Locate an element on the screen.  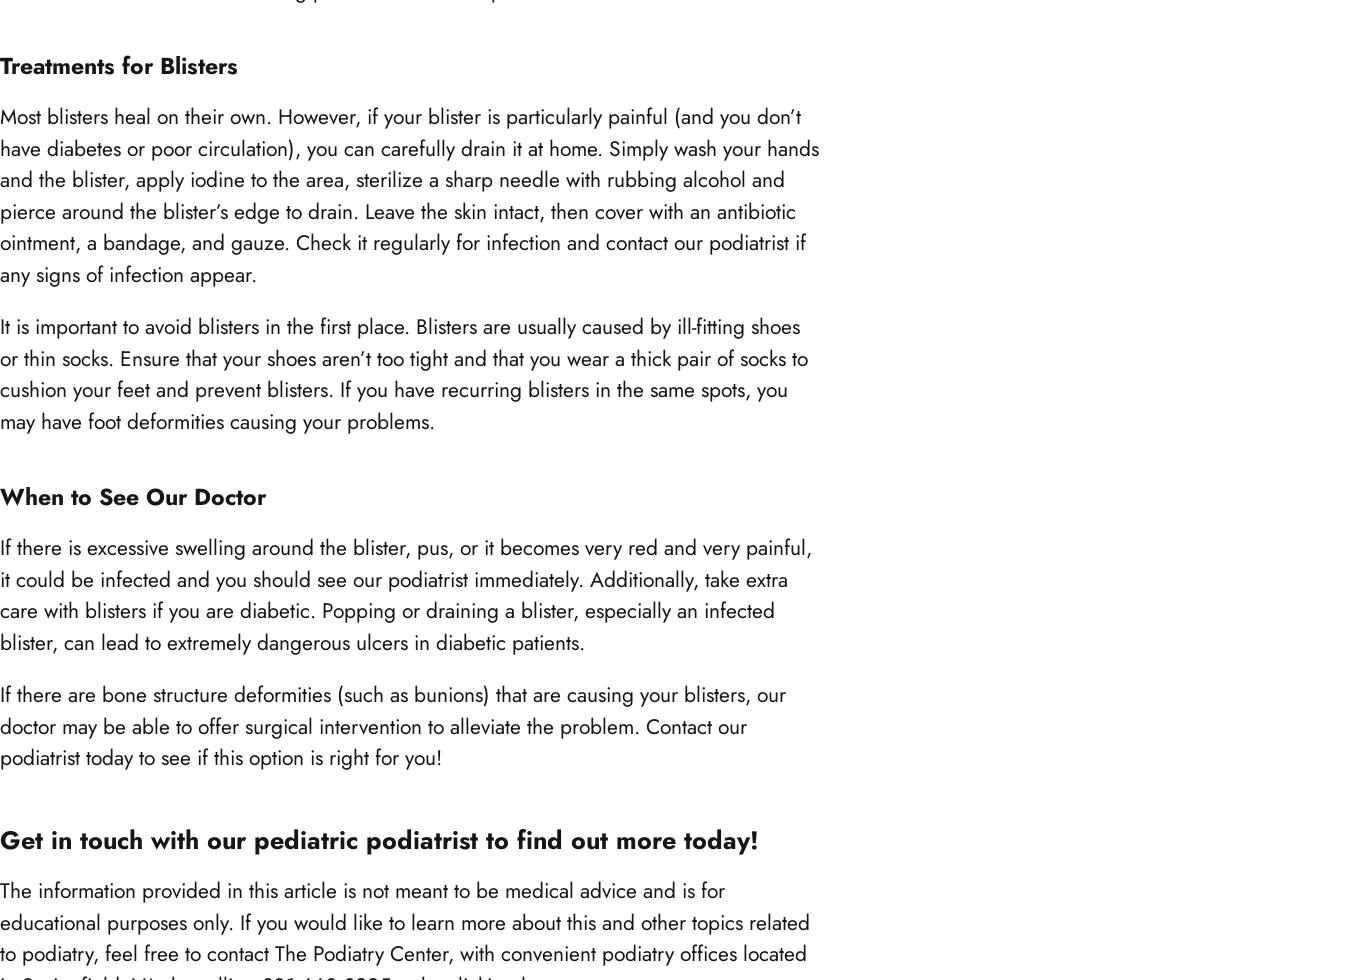
'Springfield, VA 22150' is located at coordinates (88, 263).